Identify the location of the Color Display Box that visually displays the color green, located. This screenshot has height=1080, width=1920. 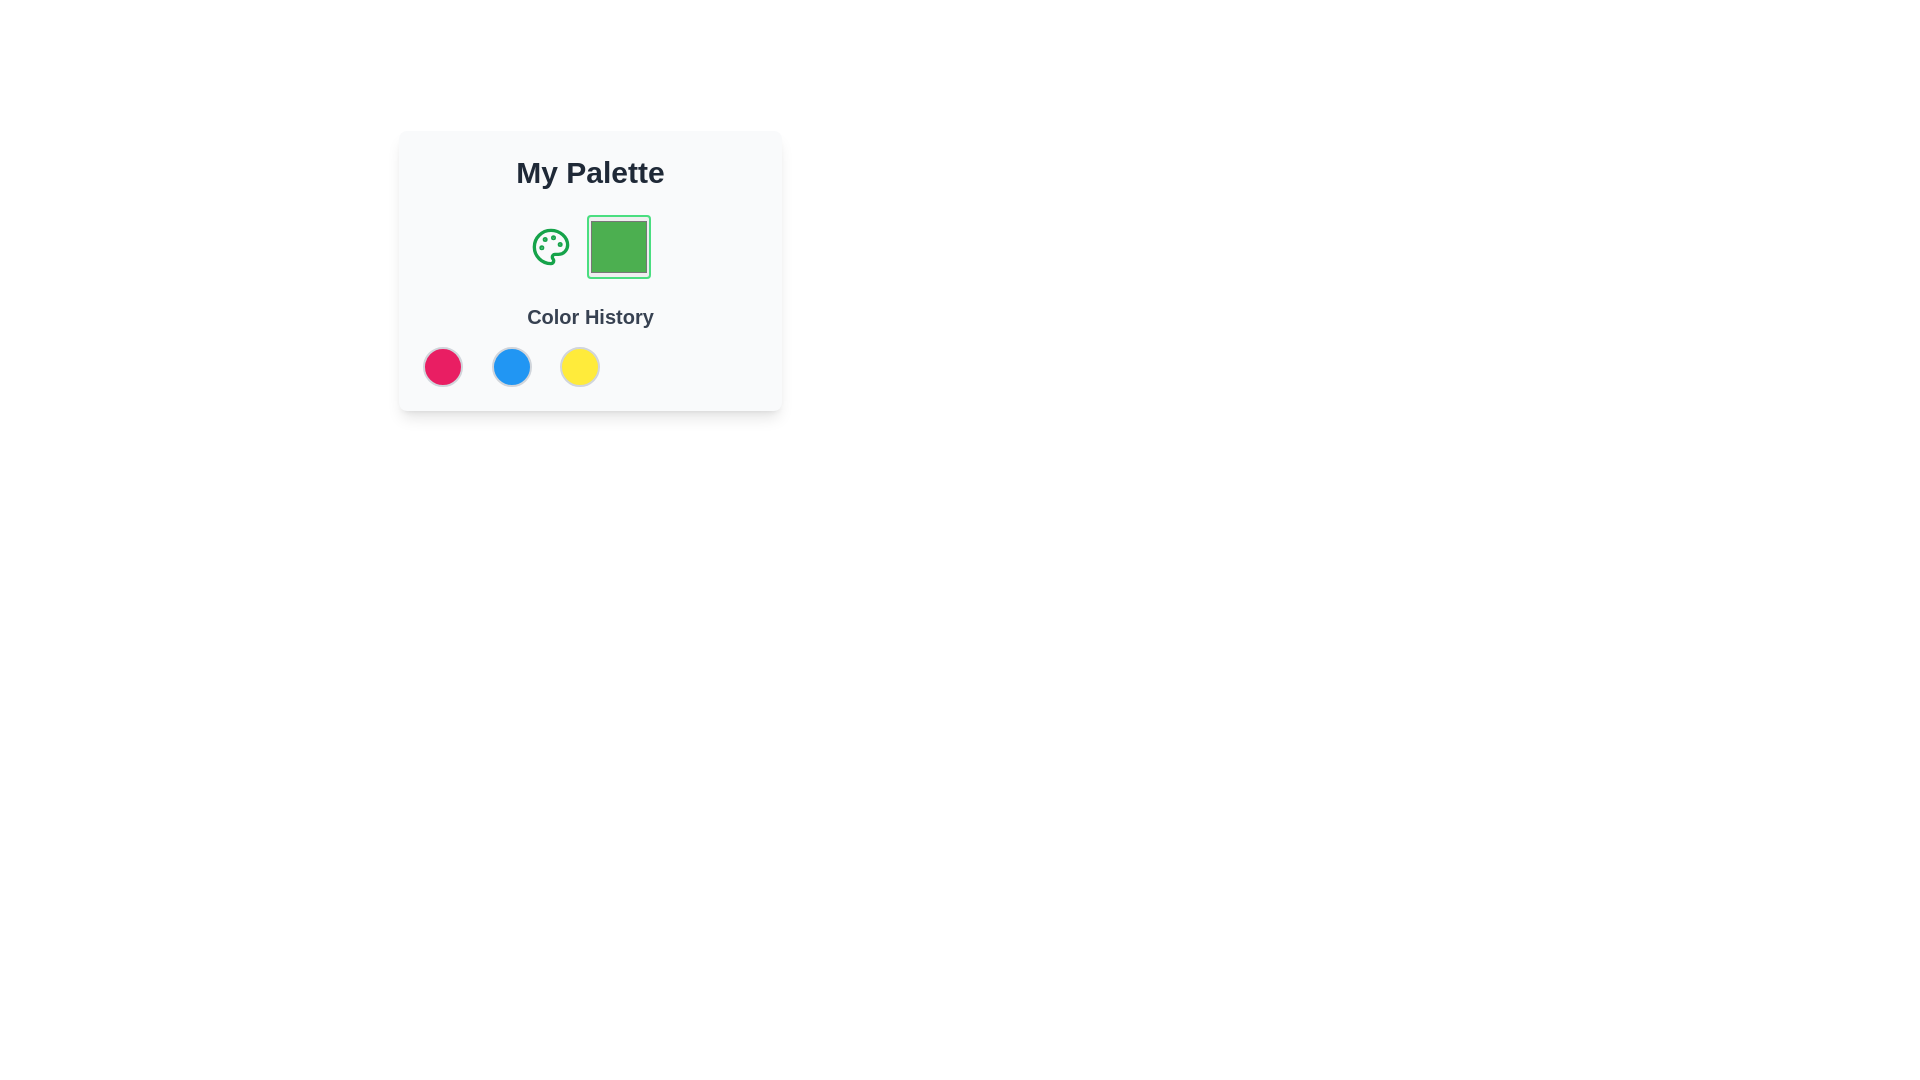
(589, 270).